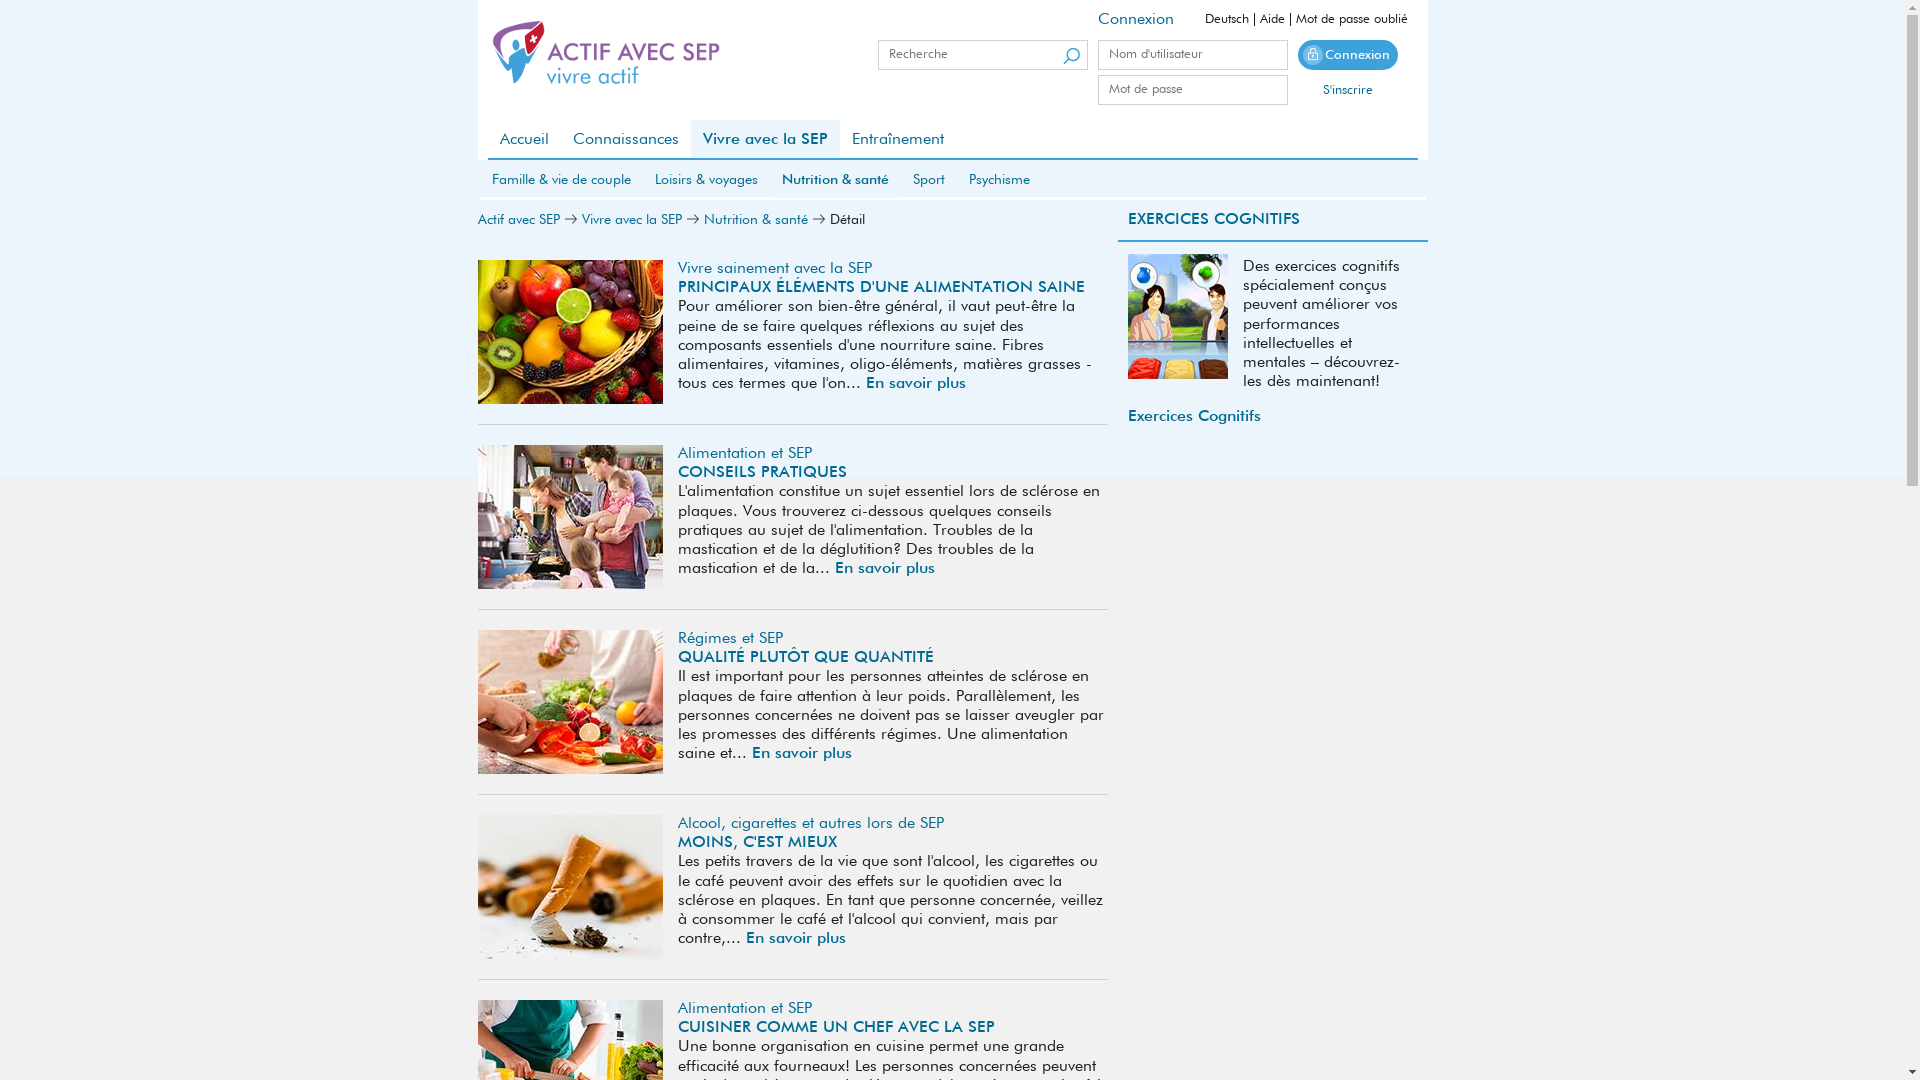  Describe the element at coordinates (1203, 19) in the screenshot. I see `'Deutsch'` at that location.